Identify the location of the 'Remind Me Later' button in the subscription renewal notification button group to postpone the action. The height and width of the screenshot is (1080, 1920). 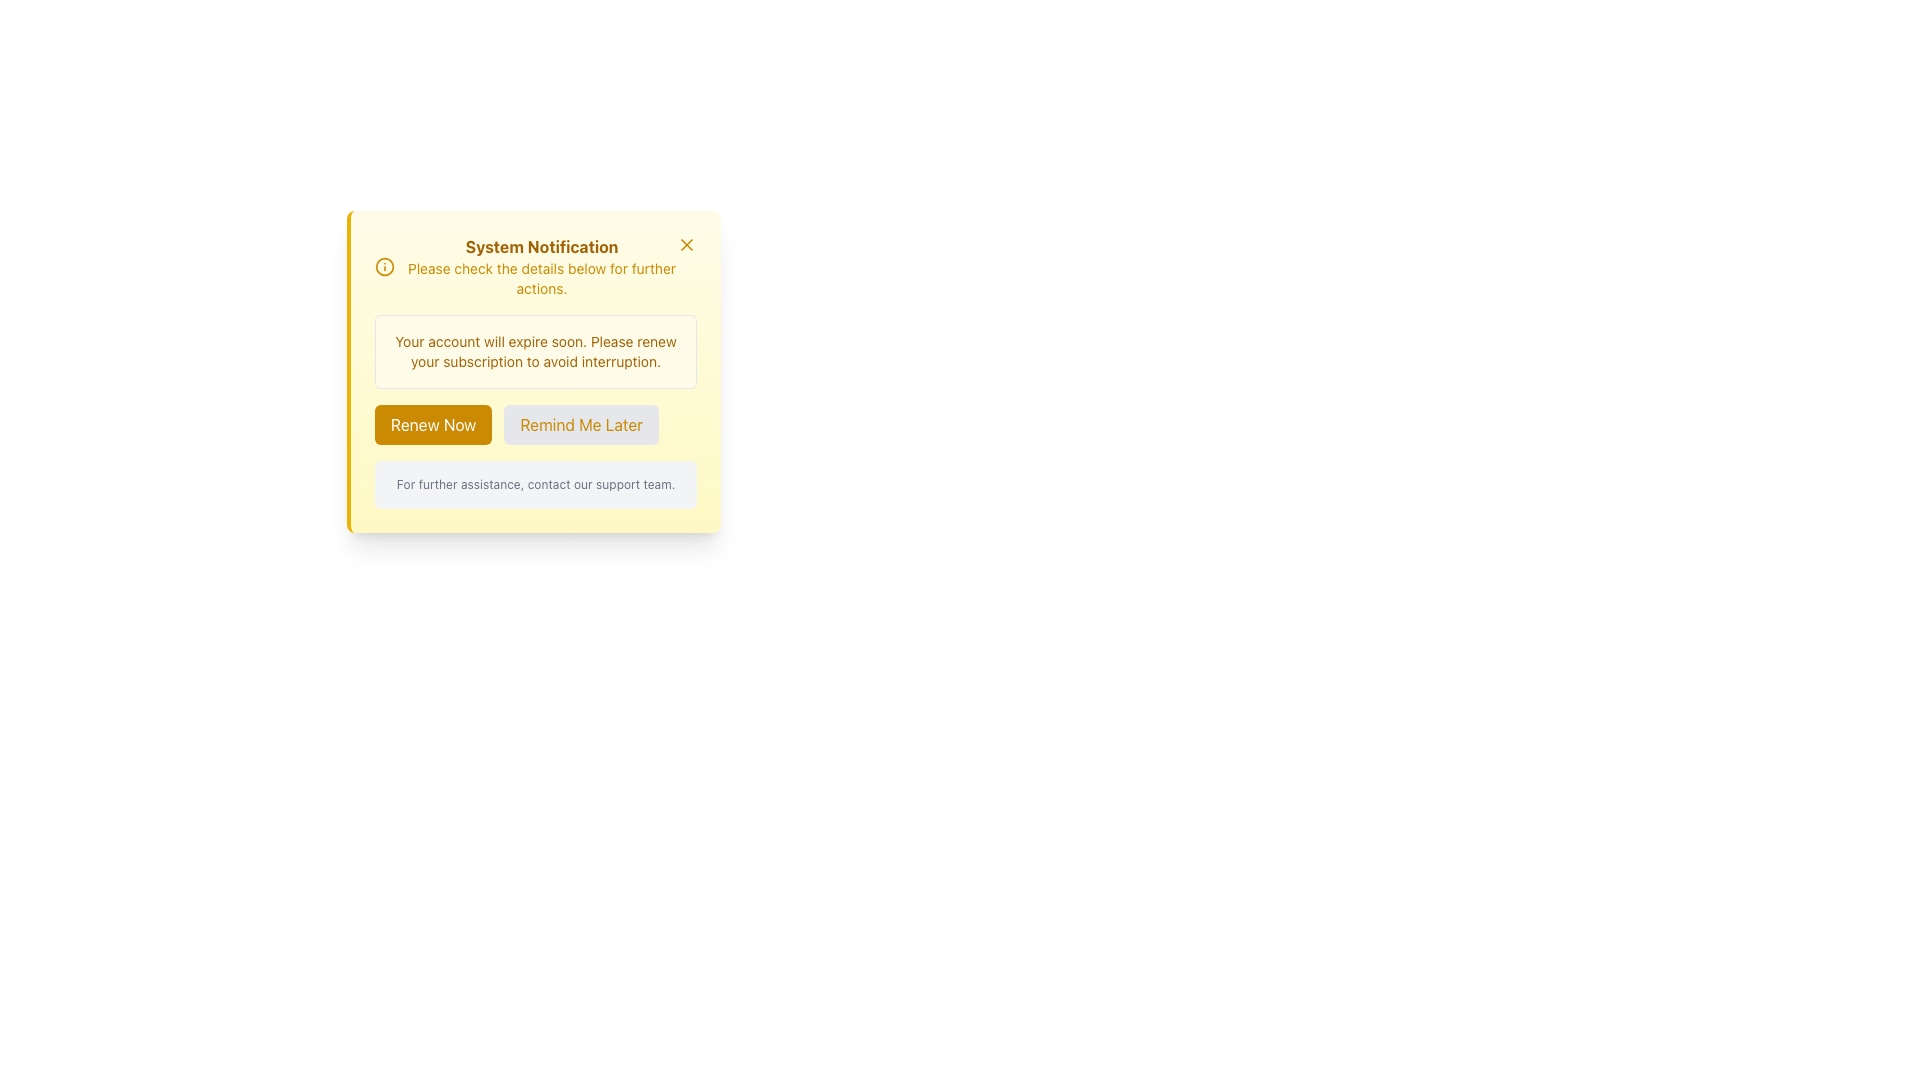
(536, 423).